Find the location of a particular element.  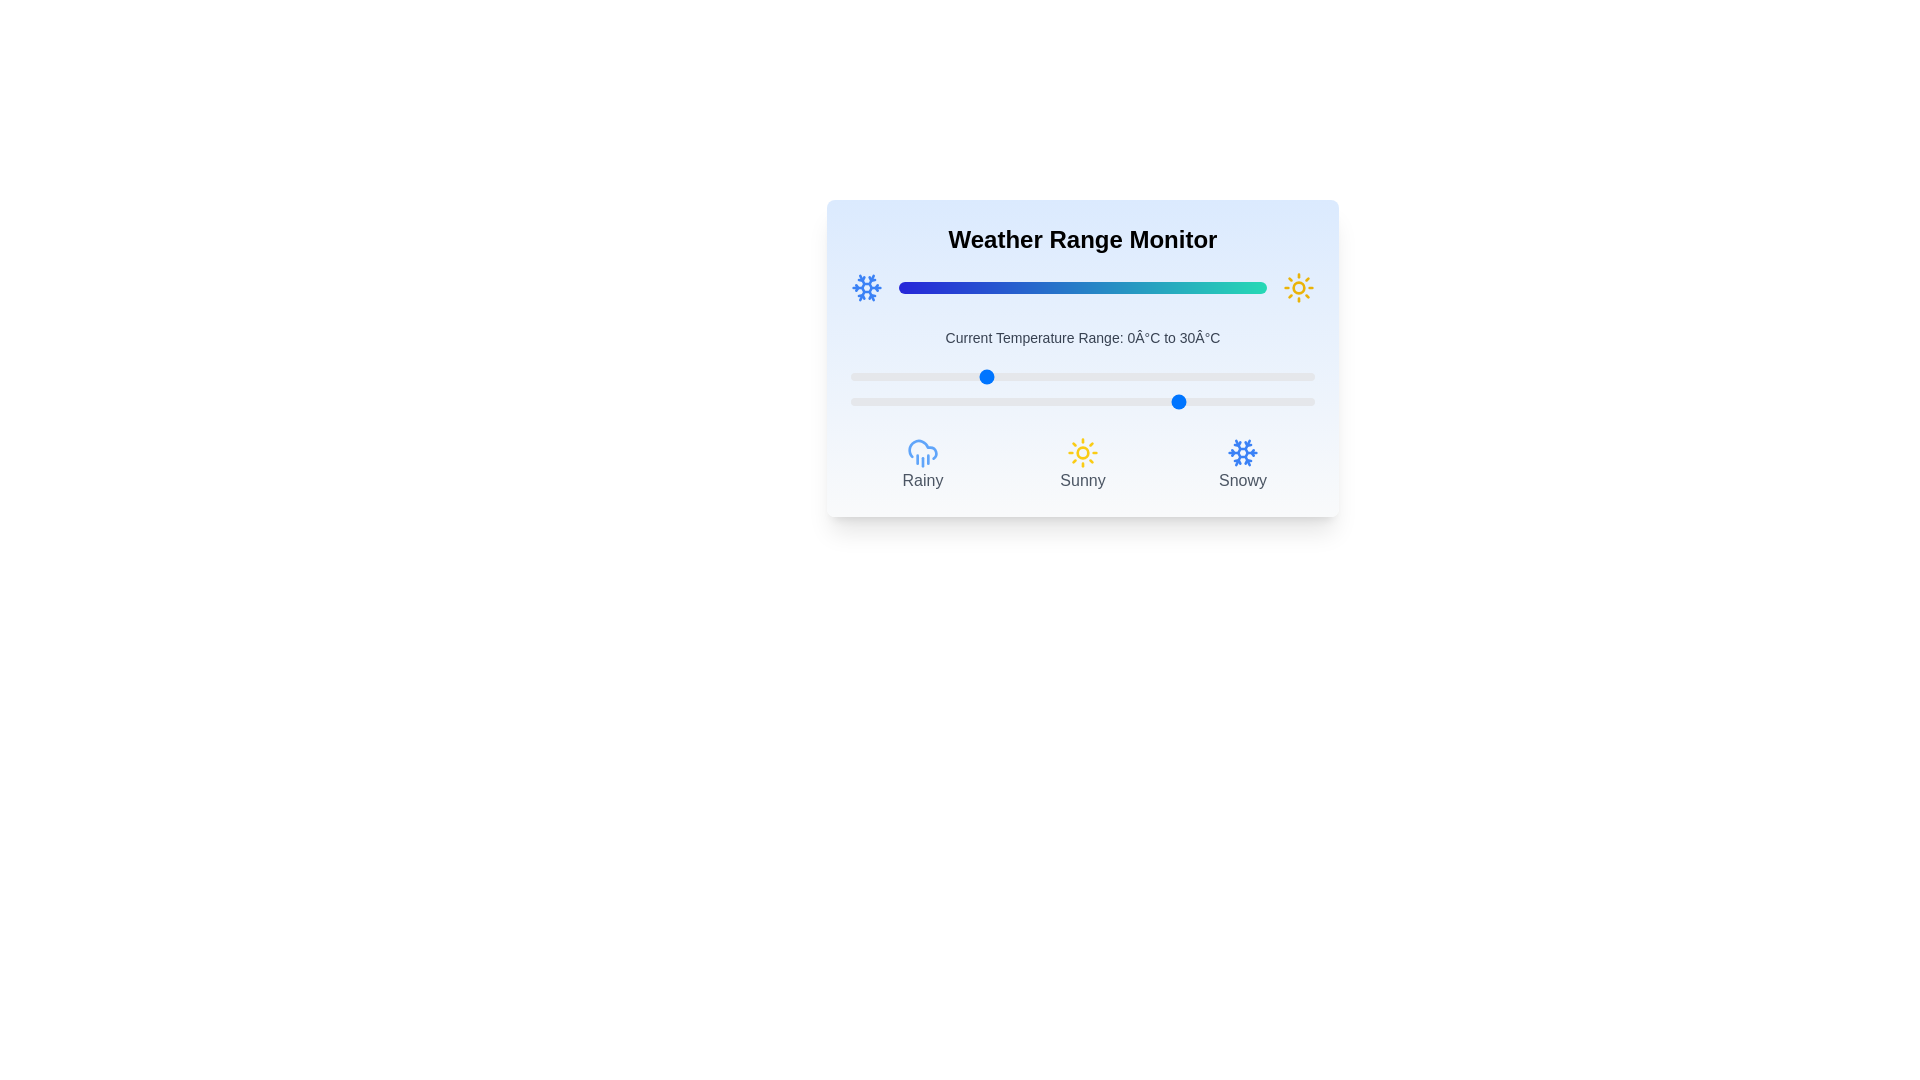

the 'Rainy' weather icon located at the bottom-left of the interface, which serves as an indicator for rainy weather is located at coordinates (921, 448).